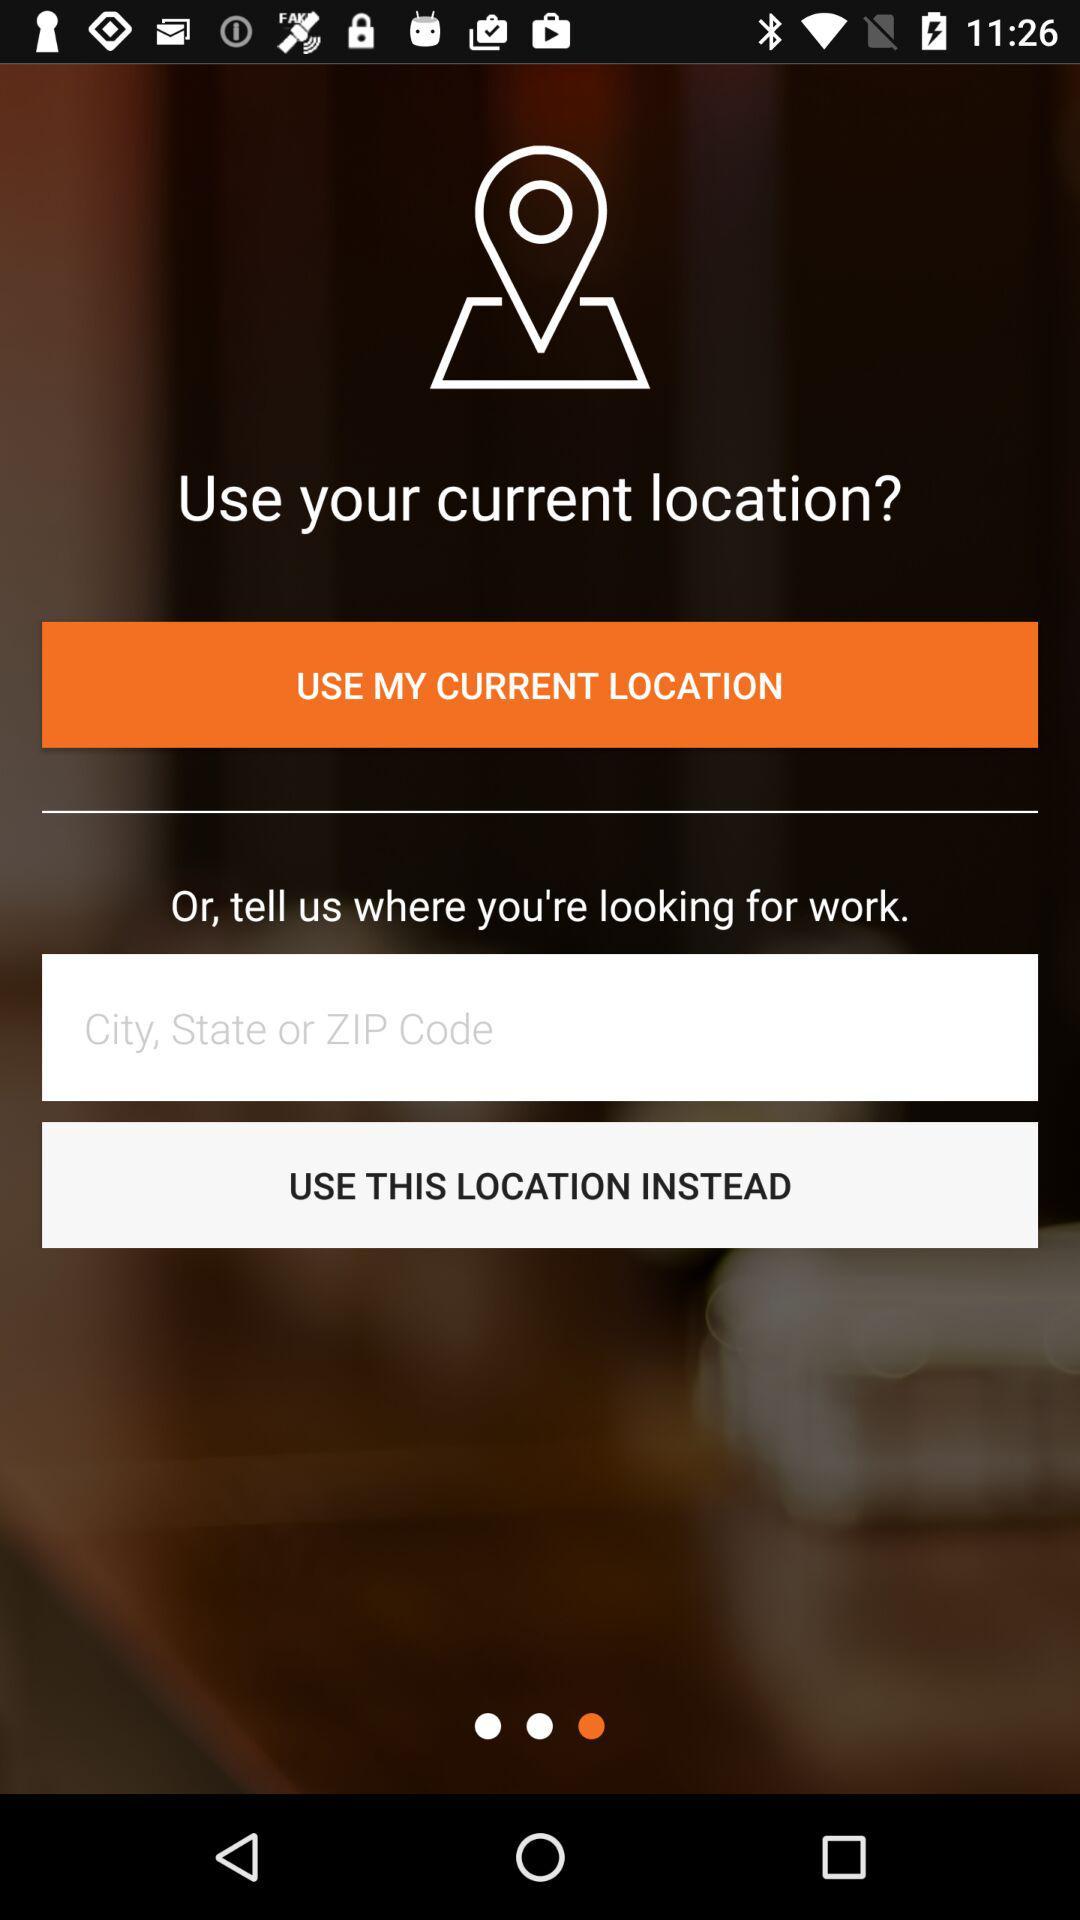 The image size is (1080, 1920). Describe the element at coordinates (550, 1027) in the screenshot. I see `the icon above use this location` at that location.